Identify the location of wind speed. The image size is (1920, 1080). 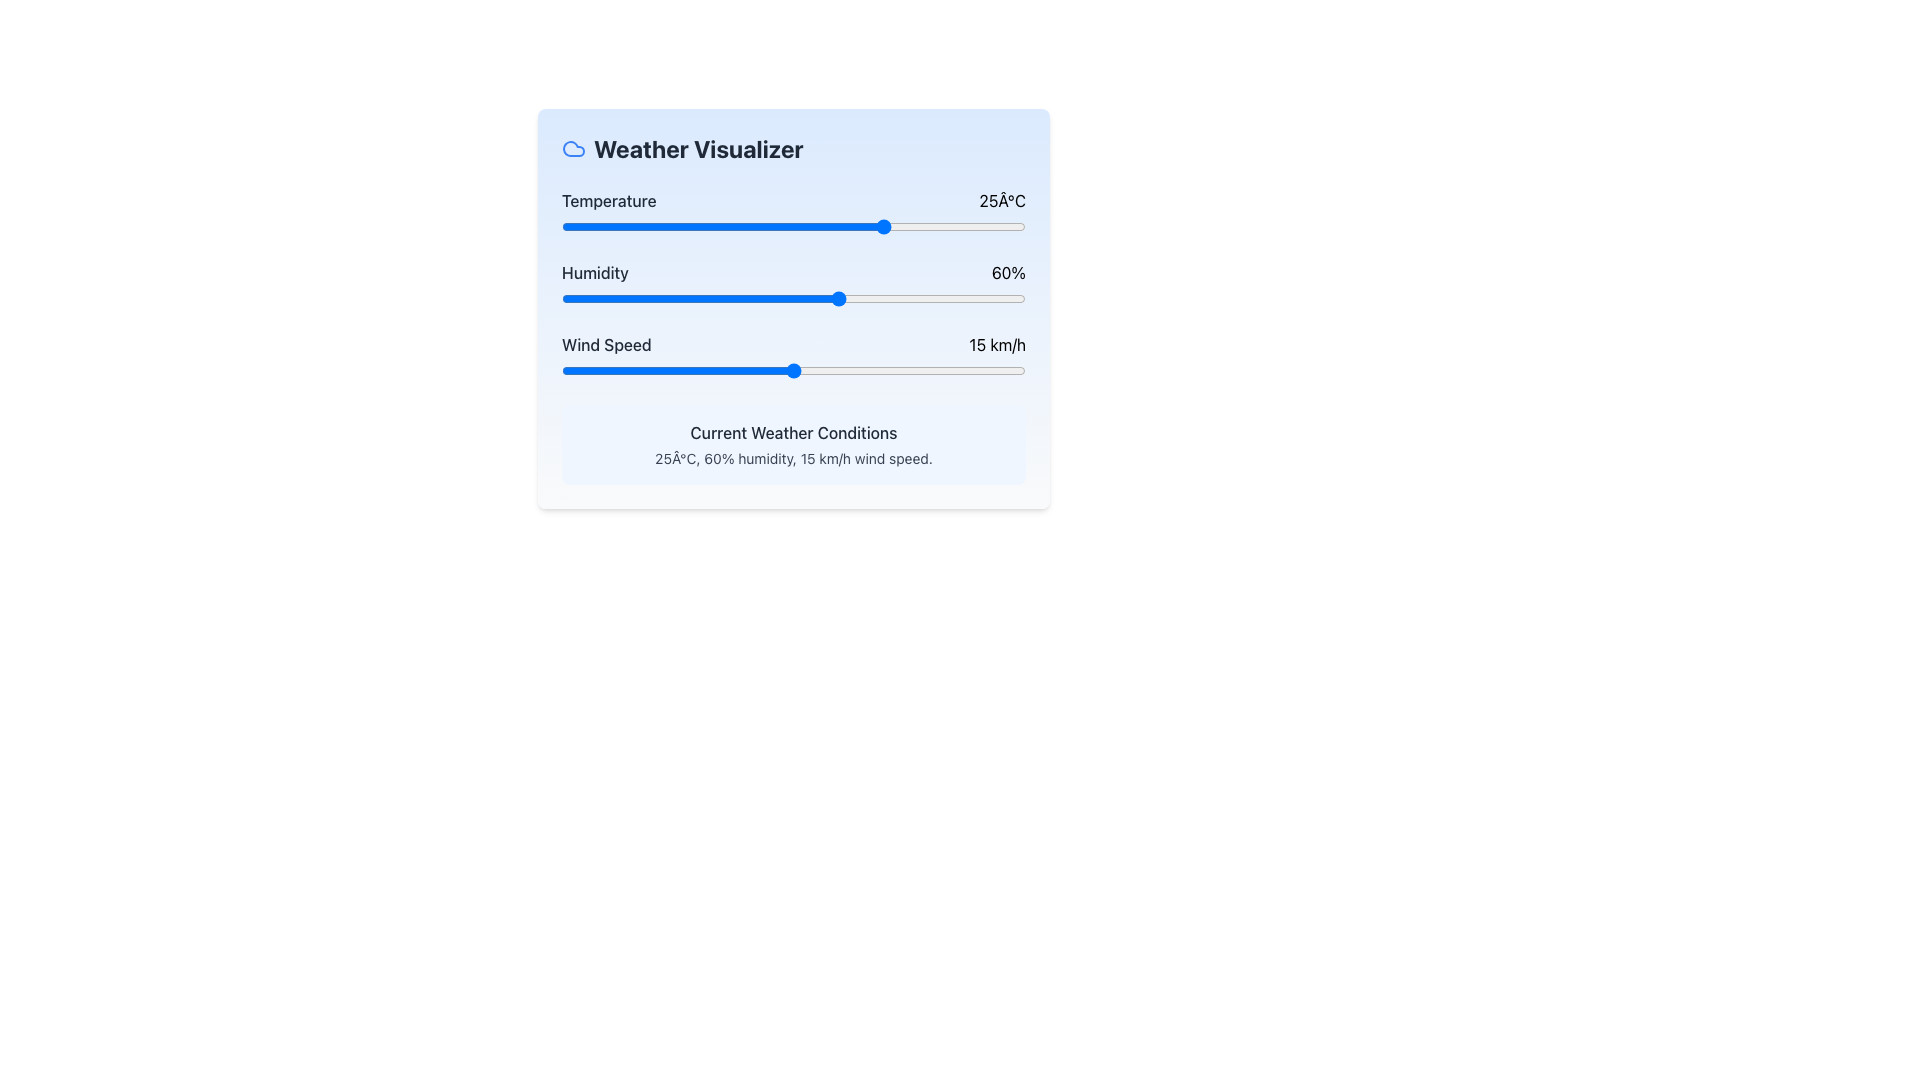
(871, 370).